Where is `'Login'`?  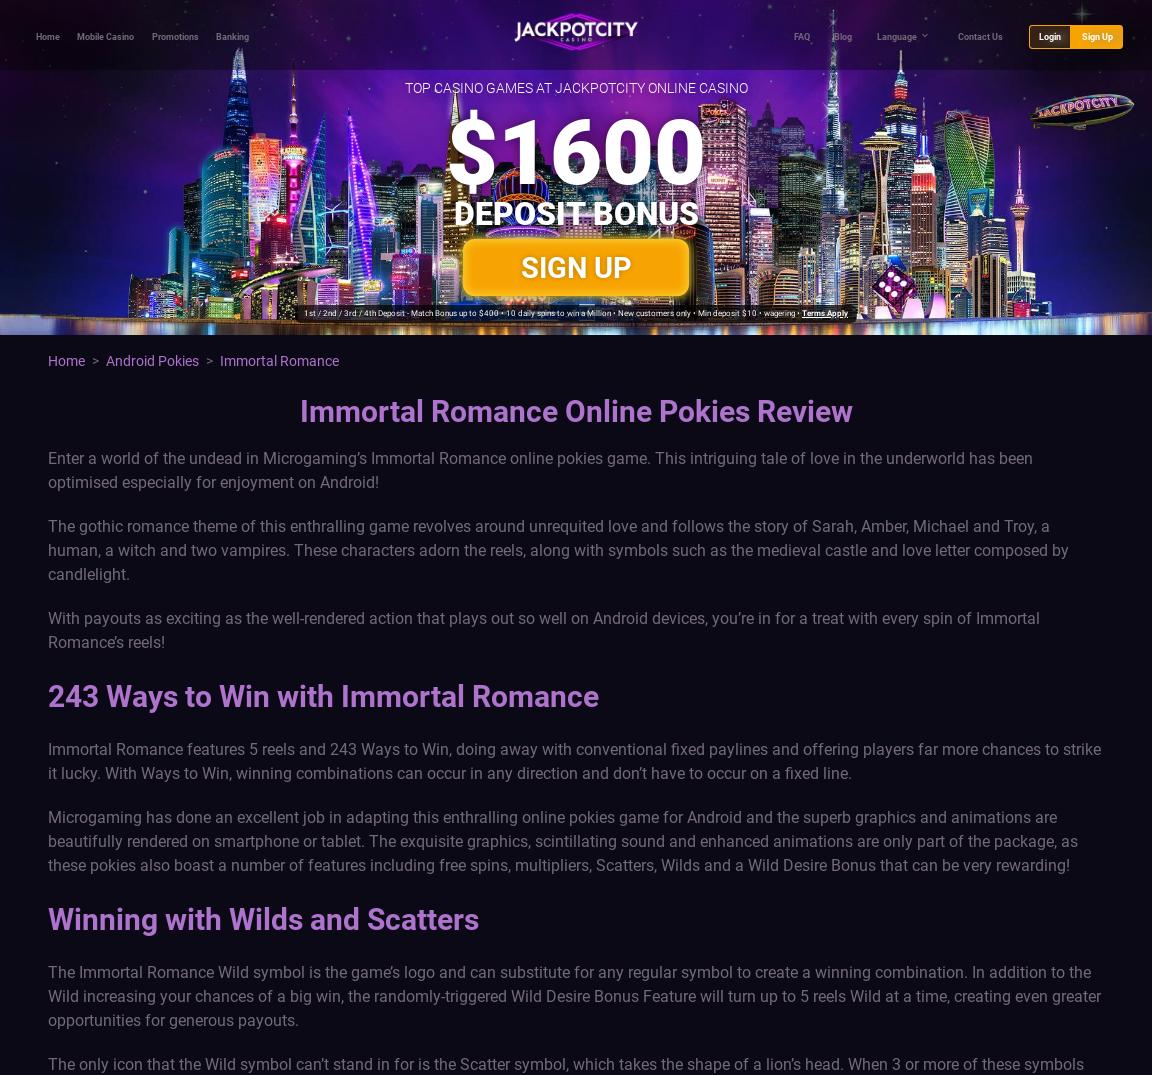 'Login' is located at coordinates (1050, 35).